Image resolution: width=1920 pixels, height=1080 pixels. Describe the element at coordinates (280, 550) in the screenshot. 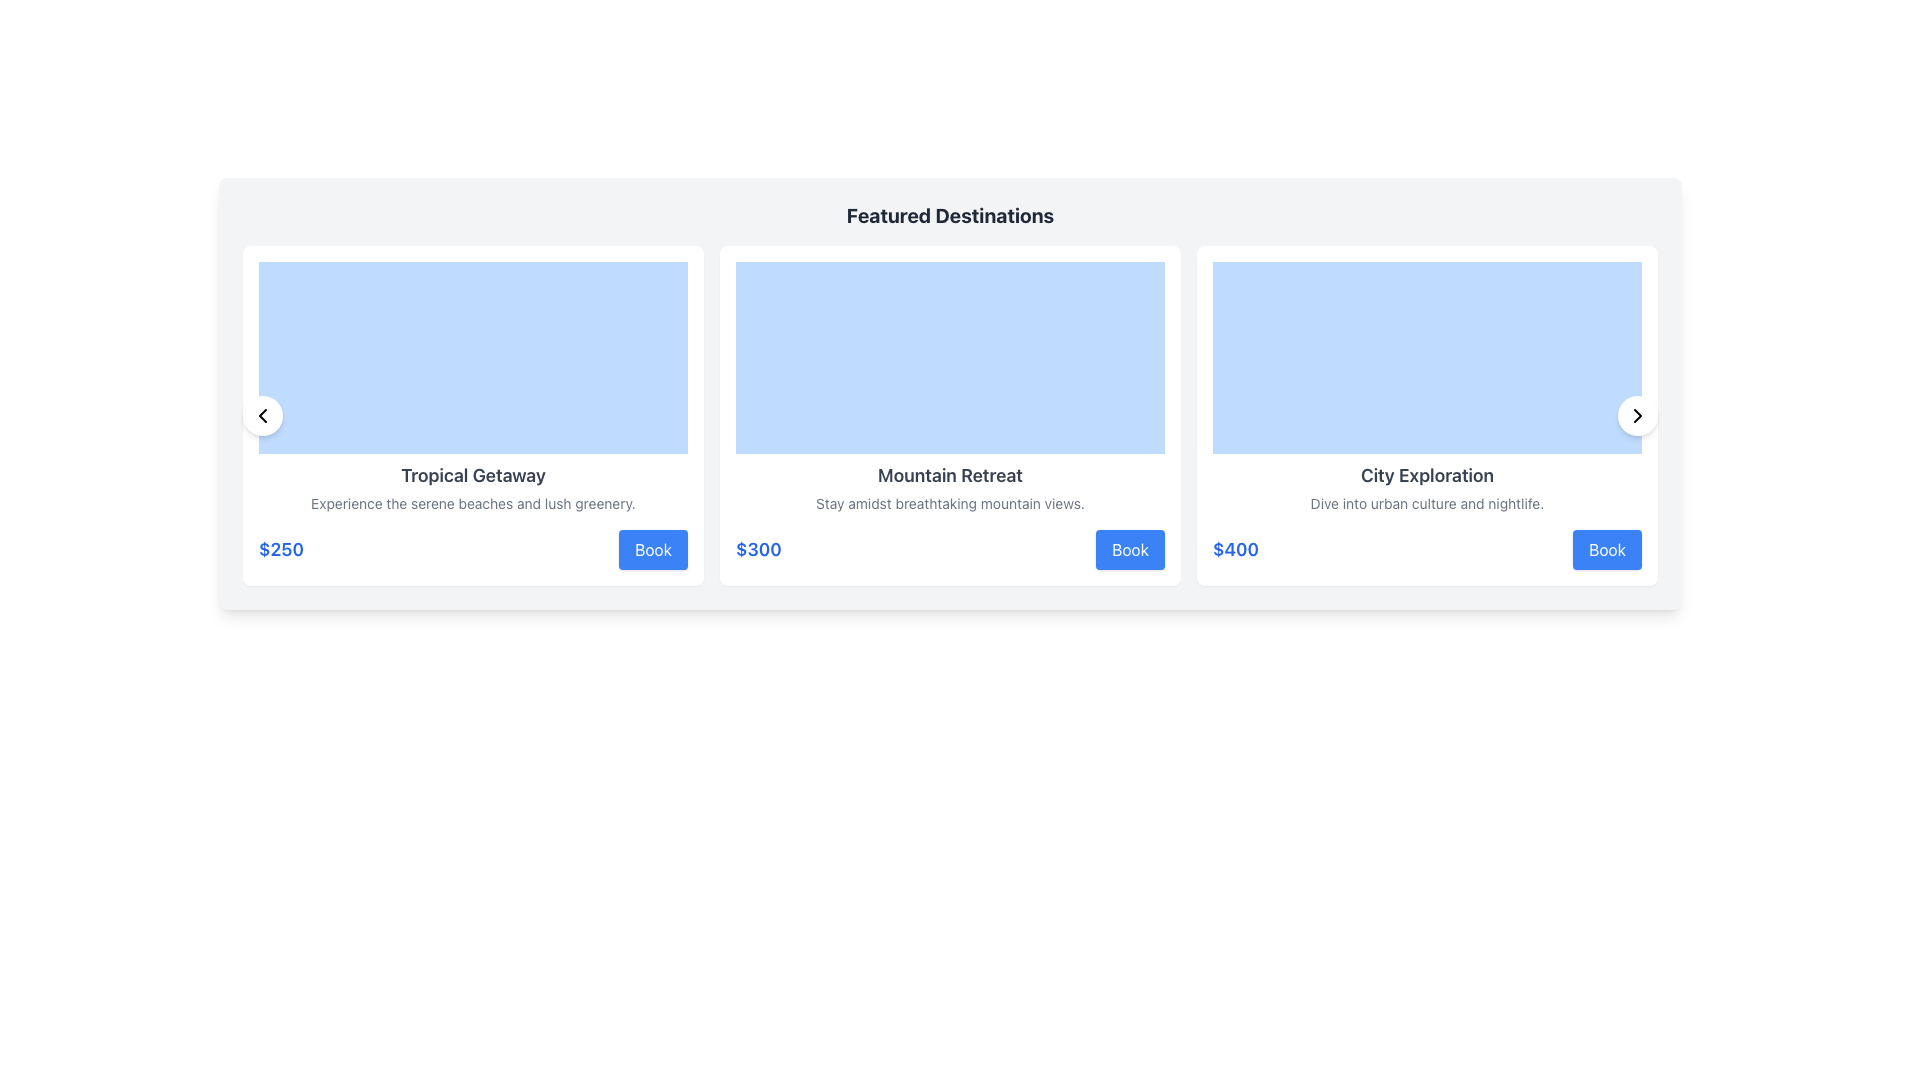

I see `price text displayed for the 'Tropical Getaway' offering, located in the bottom-left corner of the leftmost card, below the descriptive text and aligned with the 'Book' button` at that location.